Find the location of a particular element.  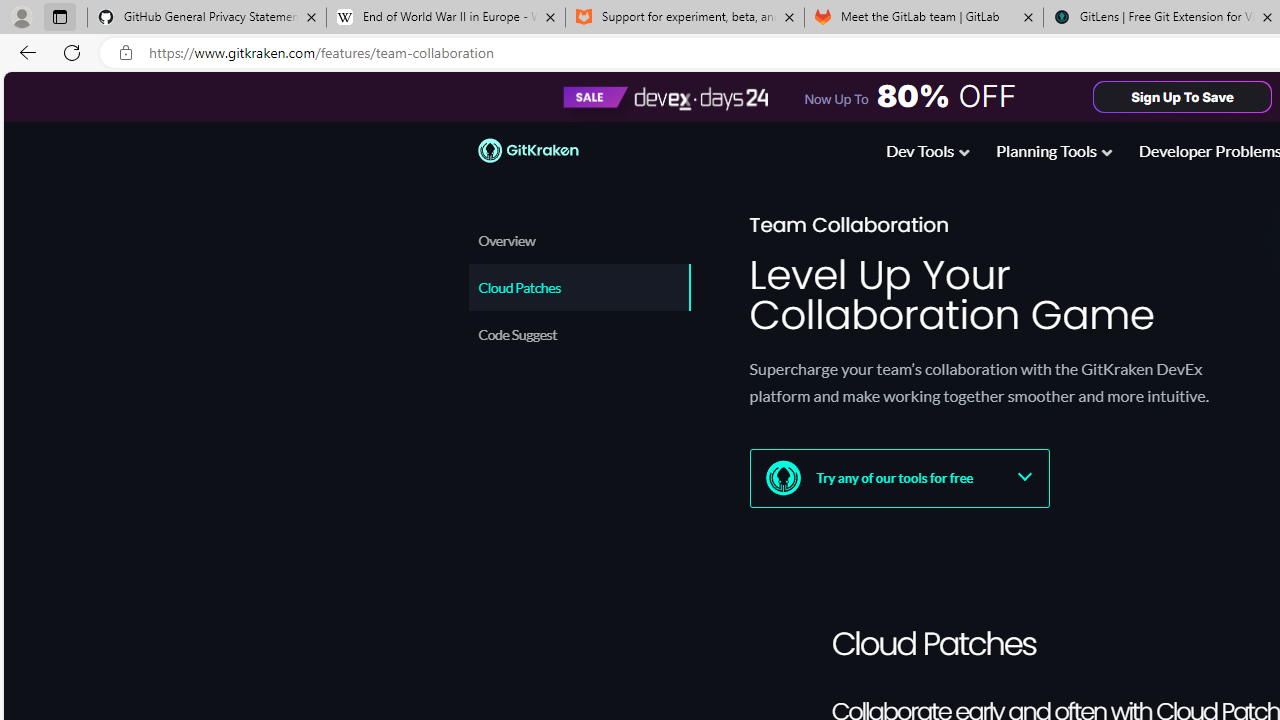

'Code Suggest' is located at coordinates (578, 333).